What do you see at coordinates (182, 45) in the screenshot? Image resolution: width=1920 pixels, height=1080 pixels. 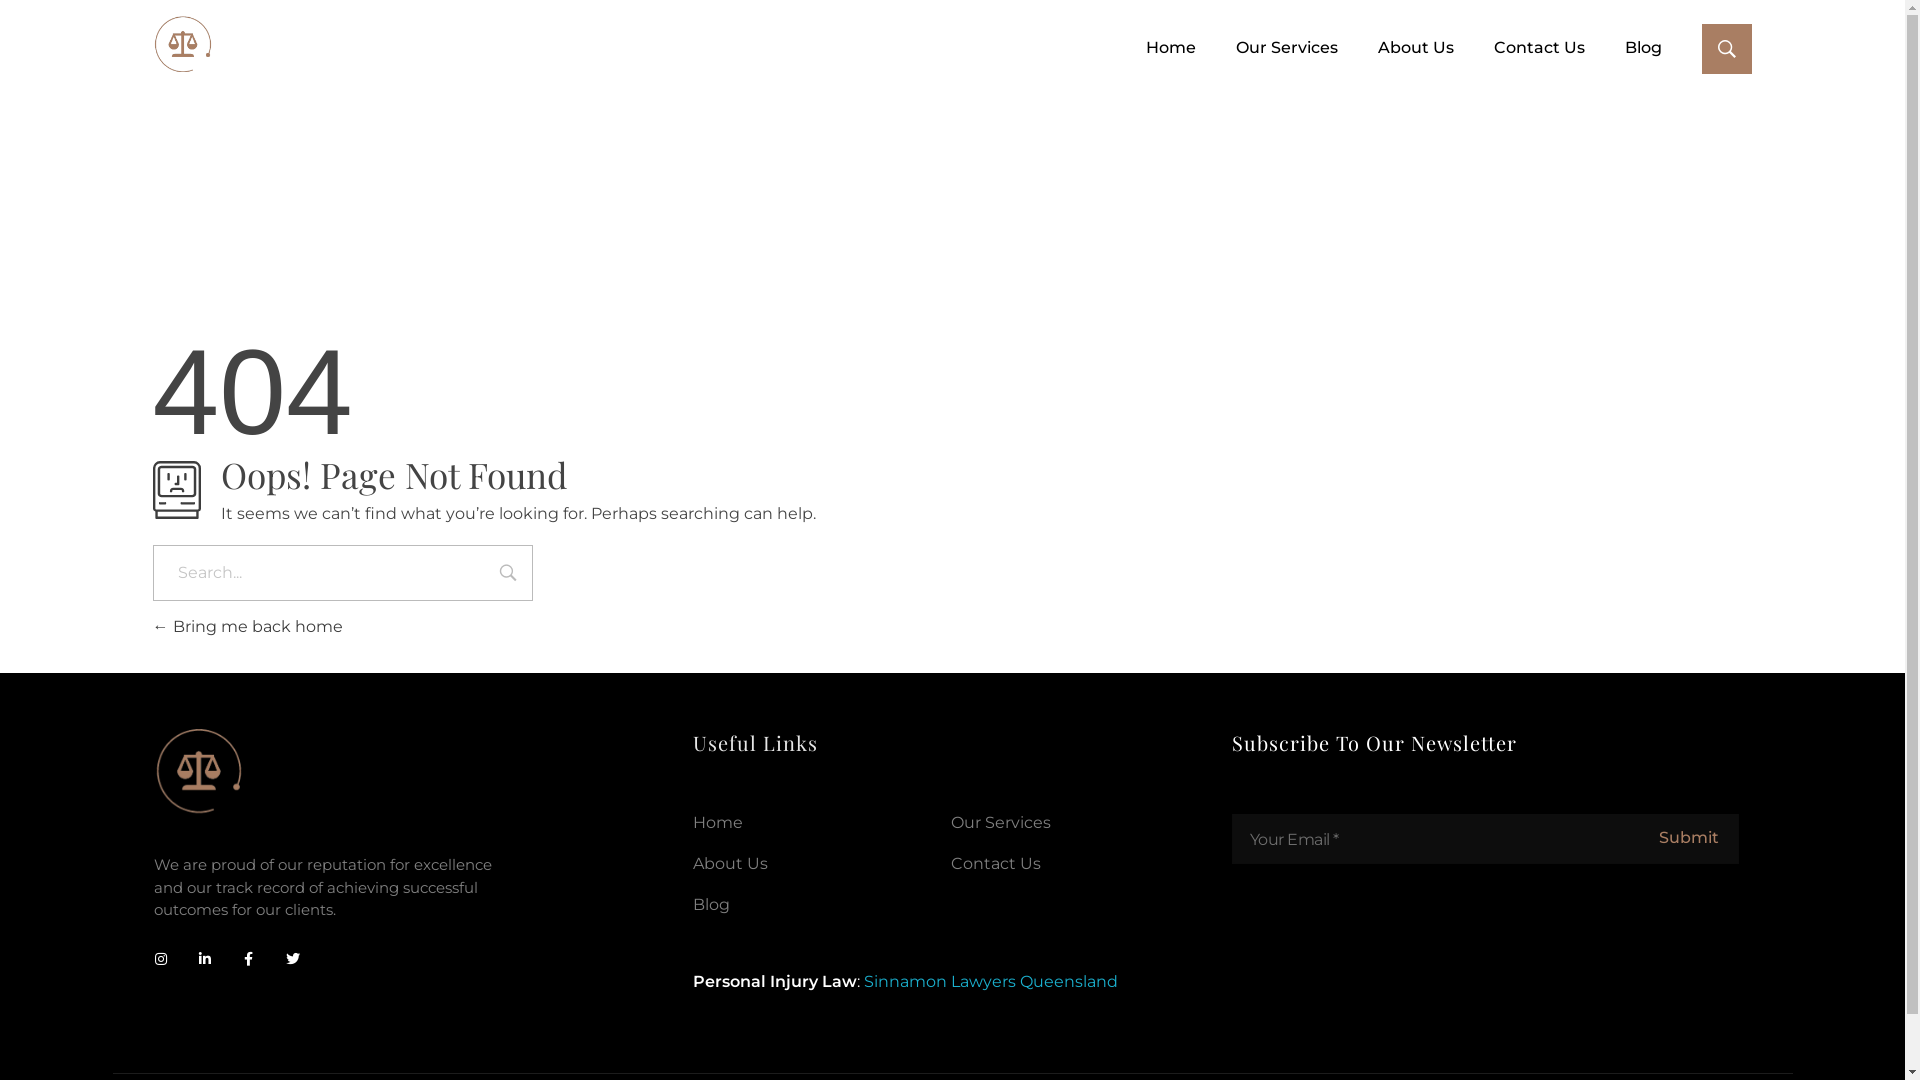 I see `'Business and Family Law'` at bounding box center [182, 45].